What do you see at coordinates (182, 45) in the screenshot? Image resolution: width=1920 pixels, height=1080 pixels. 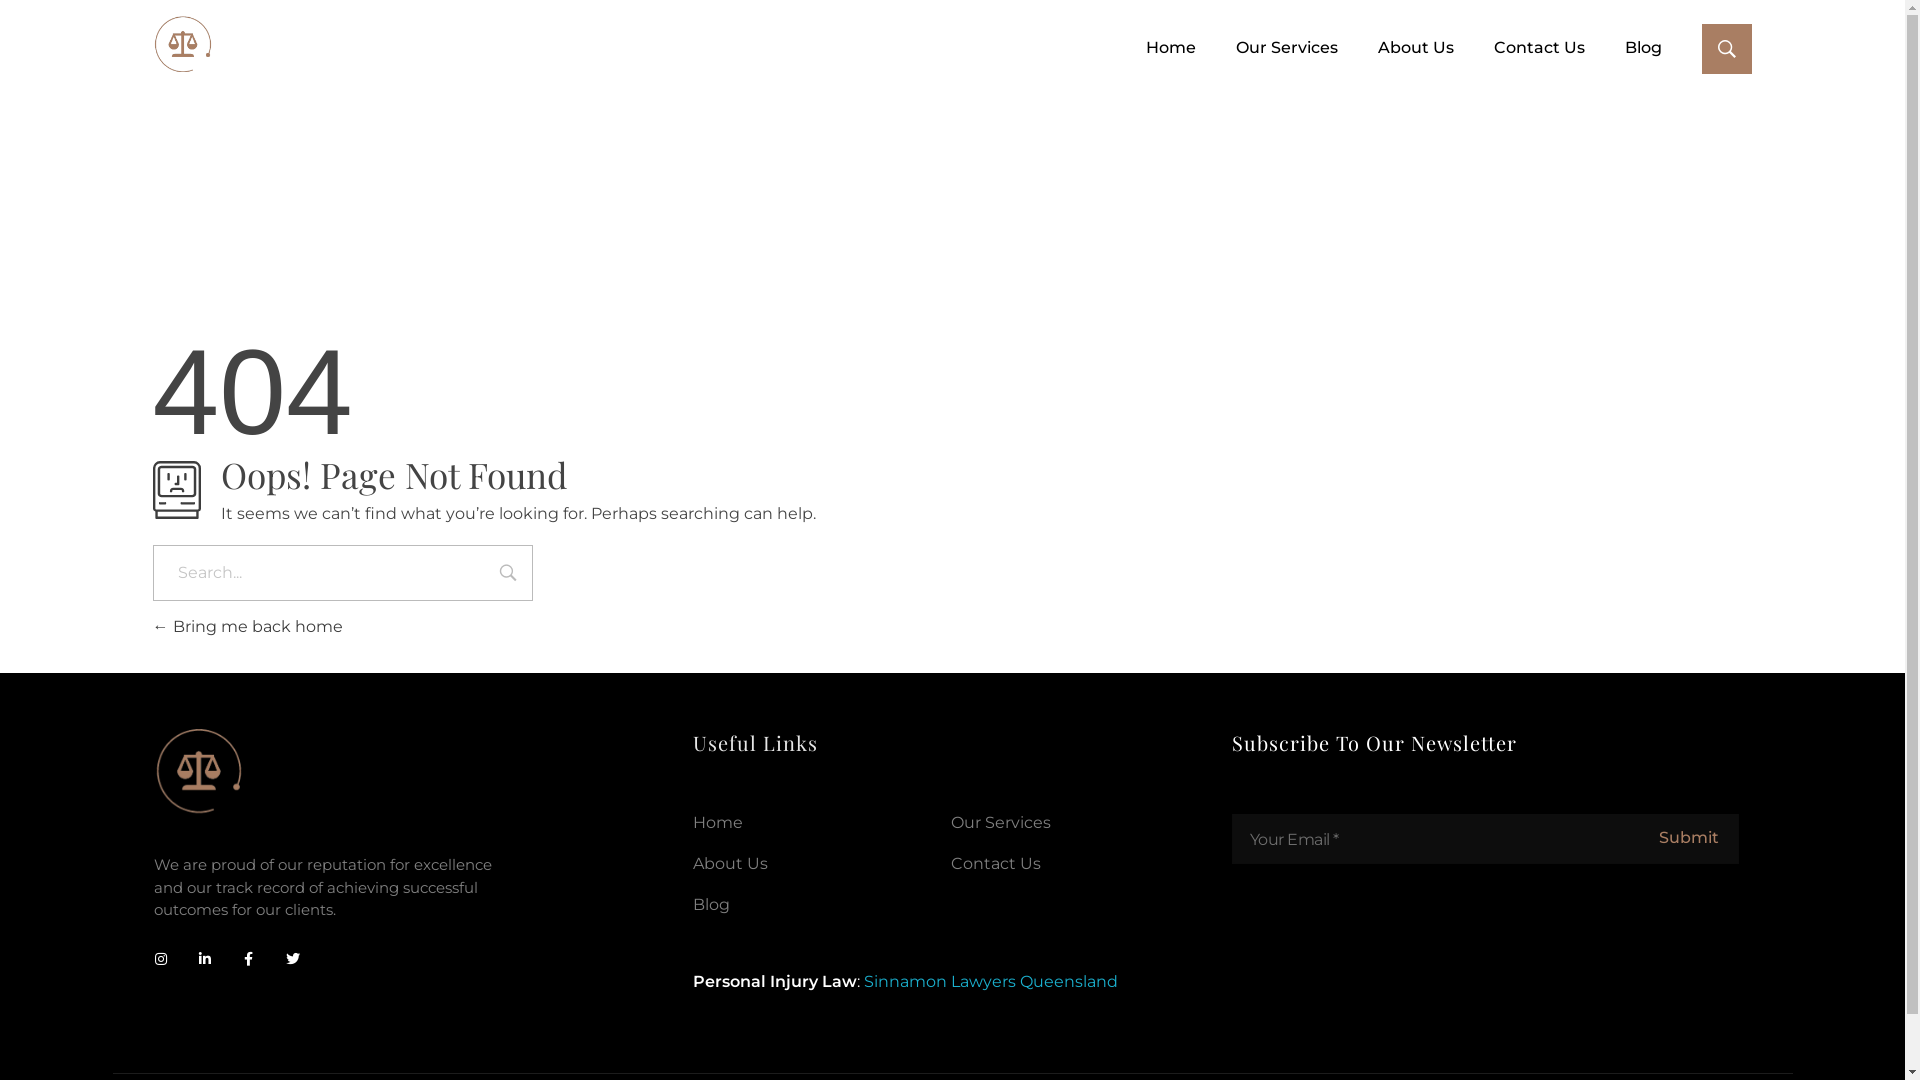 I see `'Business and Family Law'` at bounding box center [182, 45].